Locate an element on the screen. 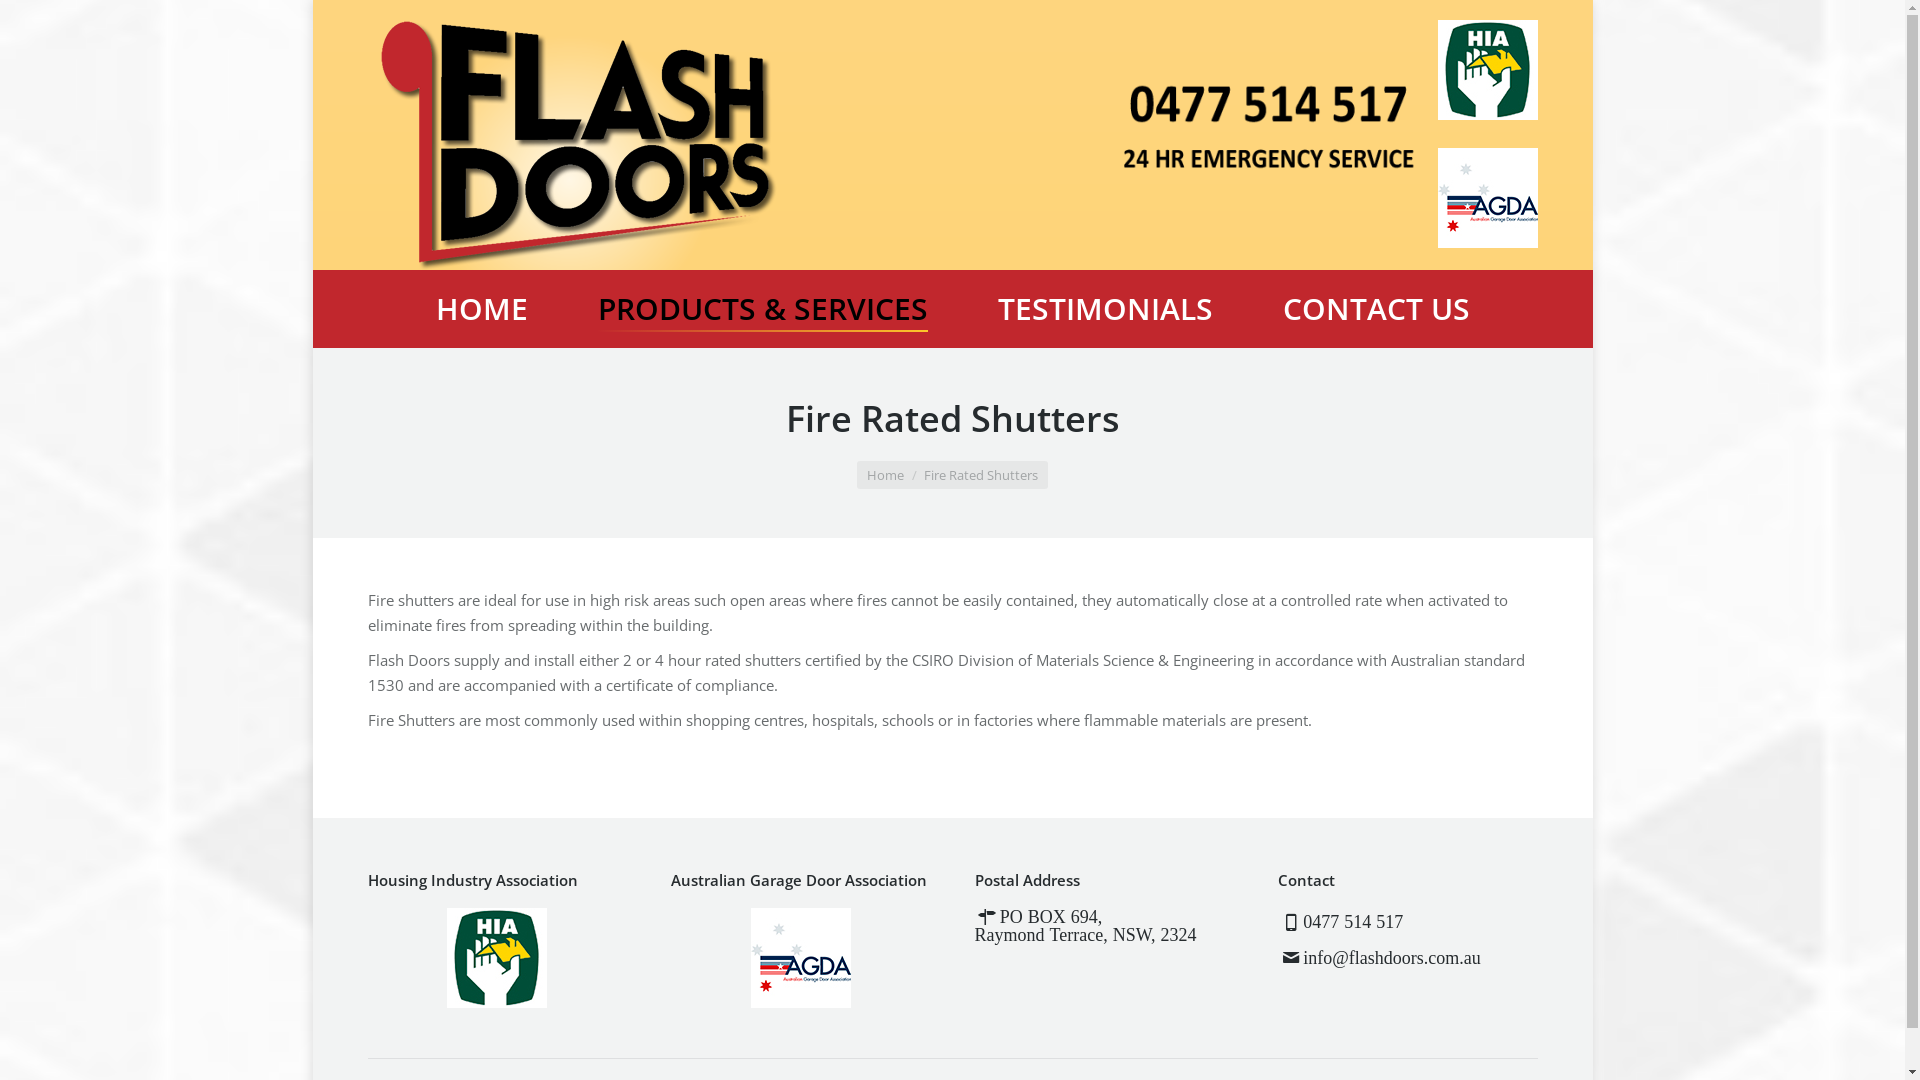 The image size is (1920, 1080). 'Home' is located at coordinates (884, 474).